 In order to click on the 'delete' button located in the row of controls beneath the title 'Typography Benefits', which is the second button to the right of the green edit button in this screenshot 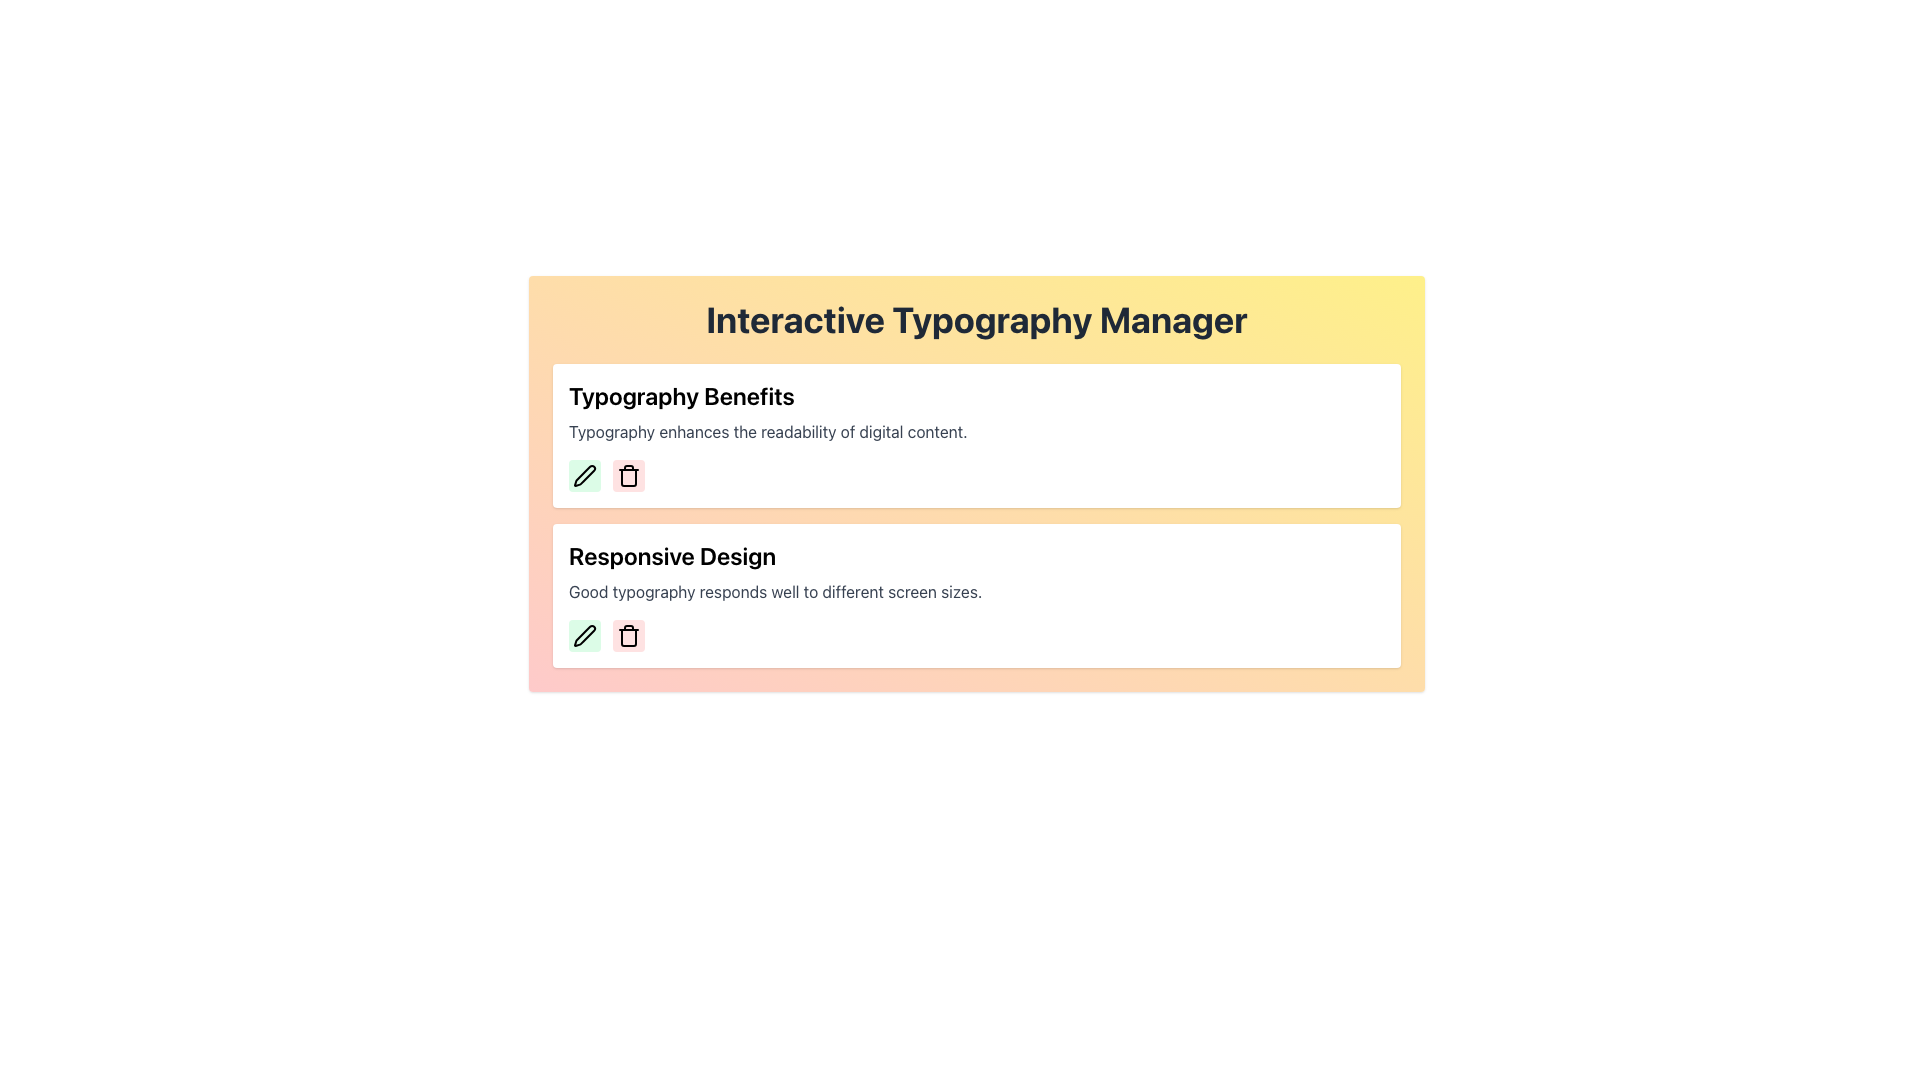, I will do `click(627, 475)`.